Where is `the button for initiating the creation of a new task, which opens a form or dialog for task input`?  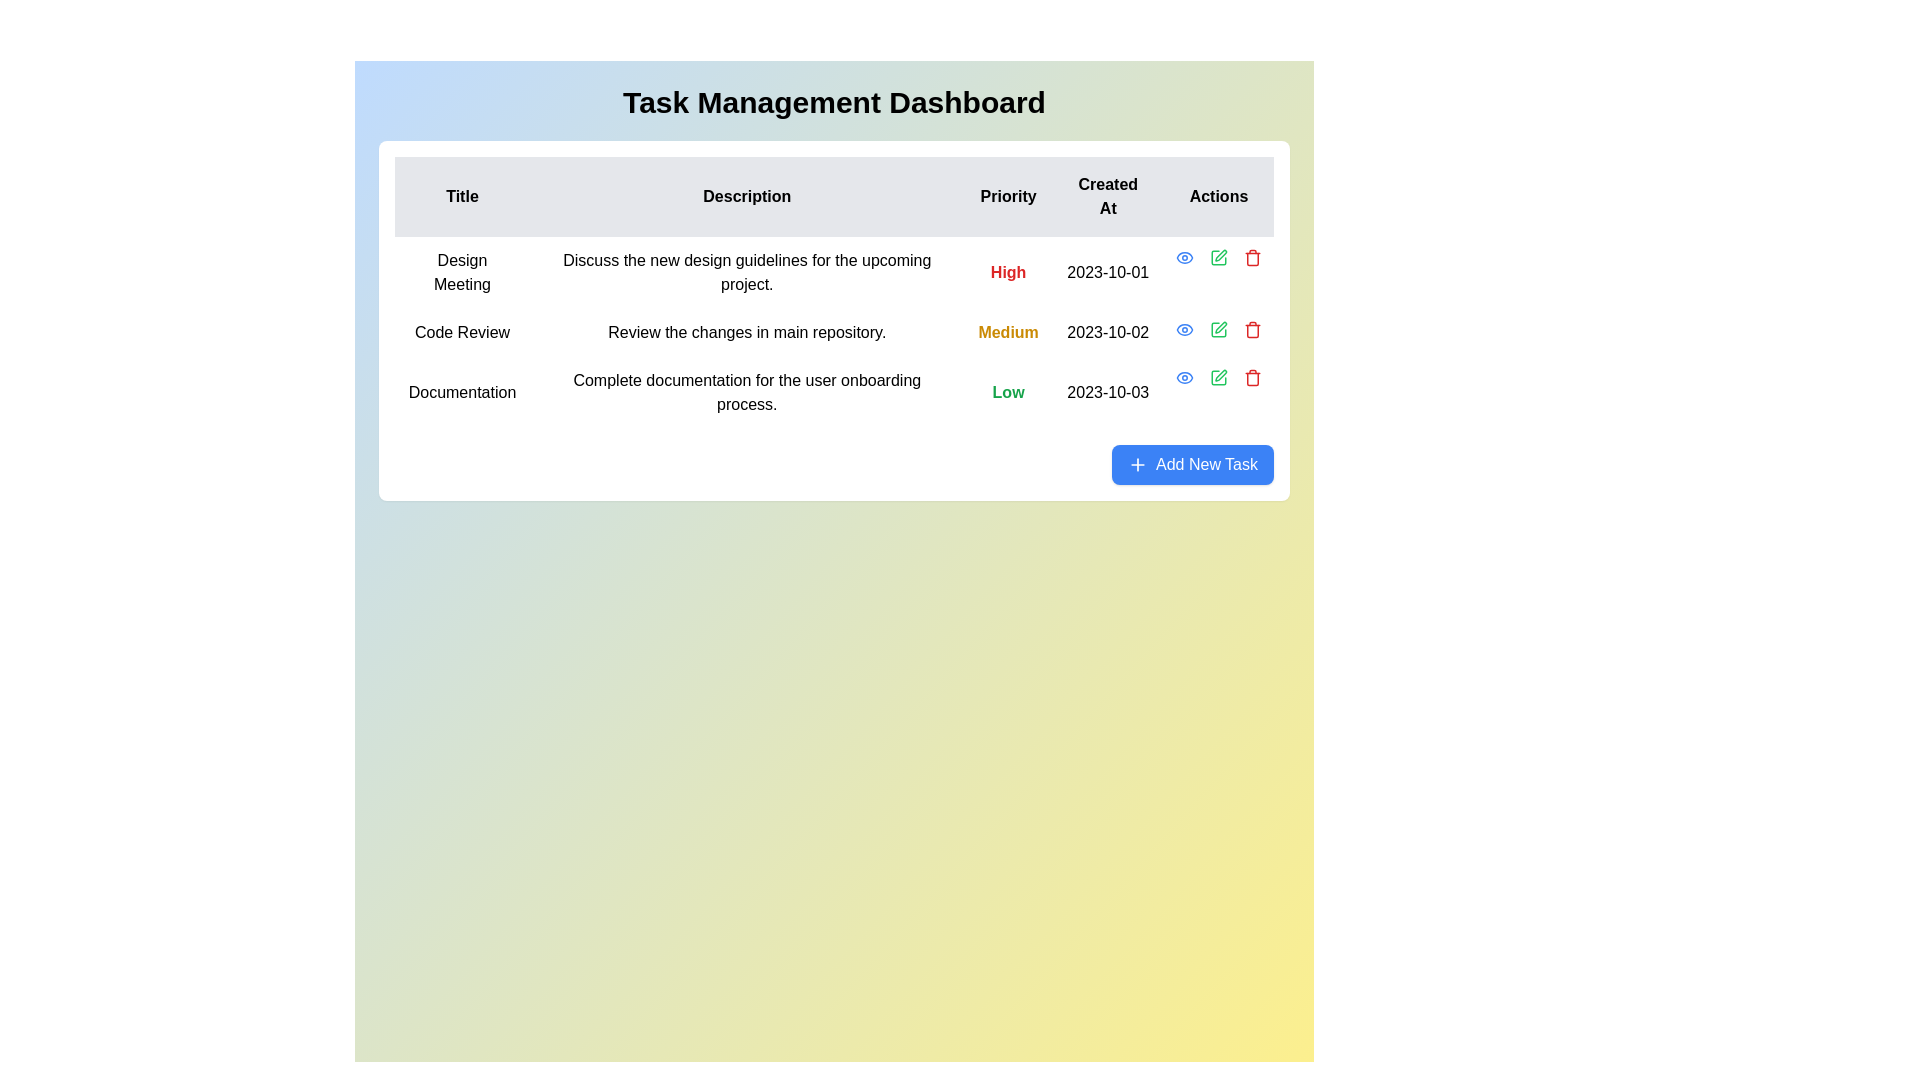 the button for initiating the creation of a new task, which opens a form or dialog for task input is located at coordinates (1193, 465).